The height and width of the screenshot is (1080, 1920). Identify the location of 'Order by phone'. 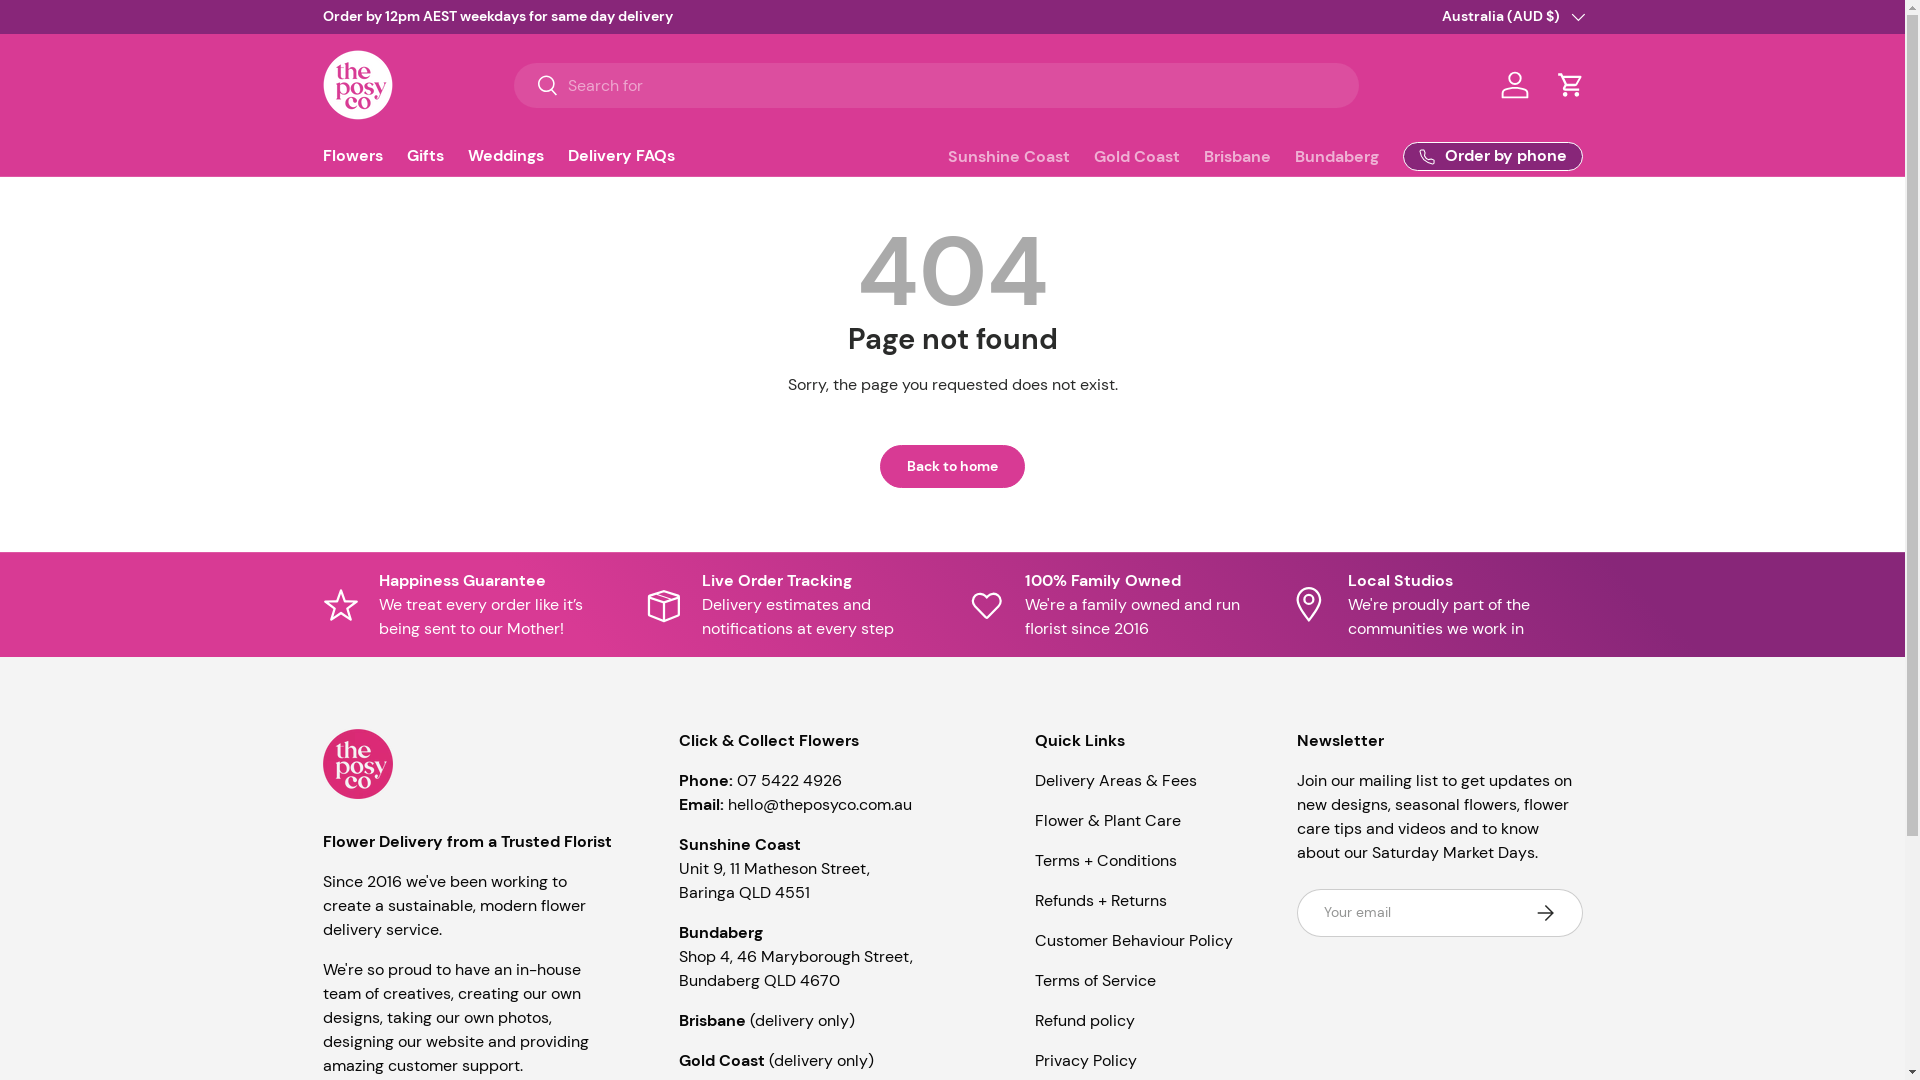
(1492, 155).